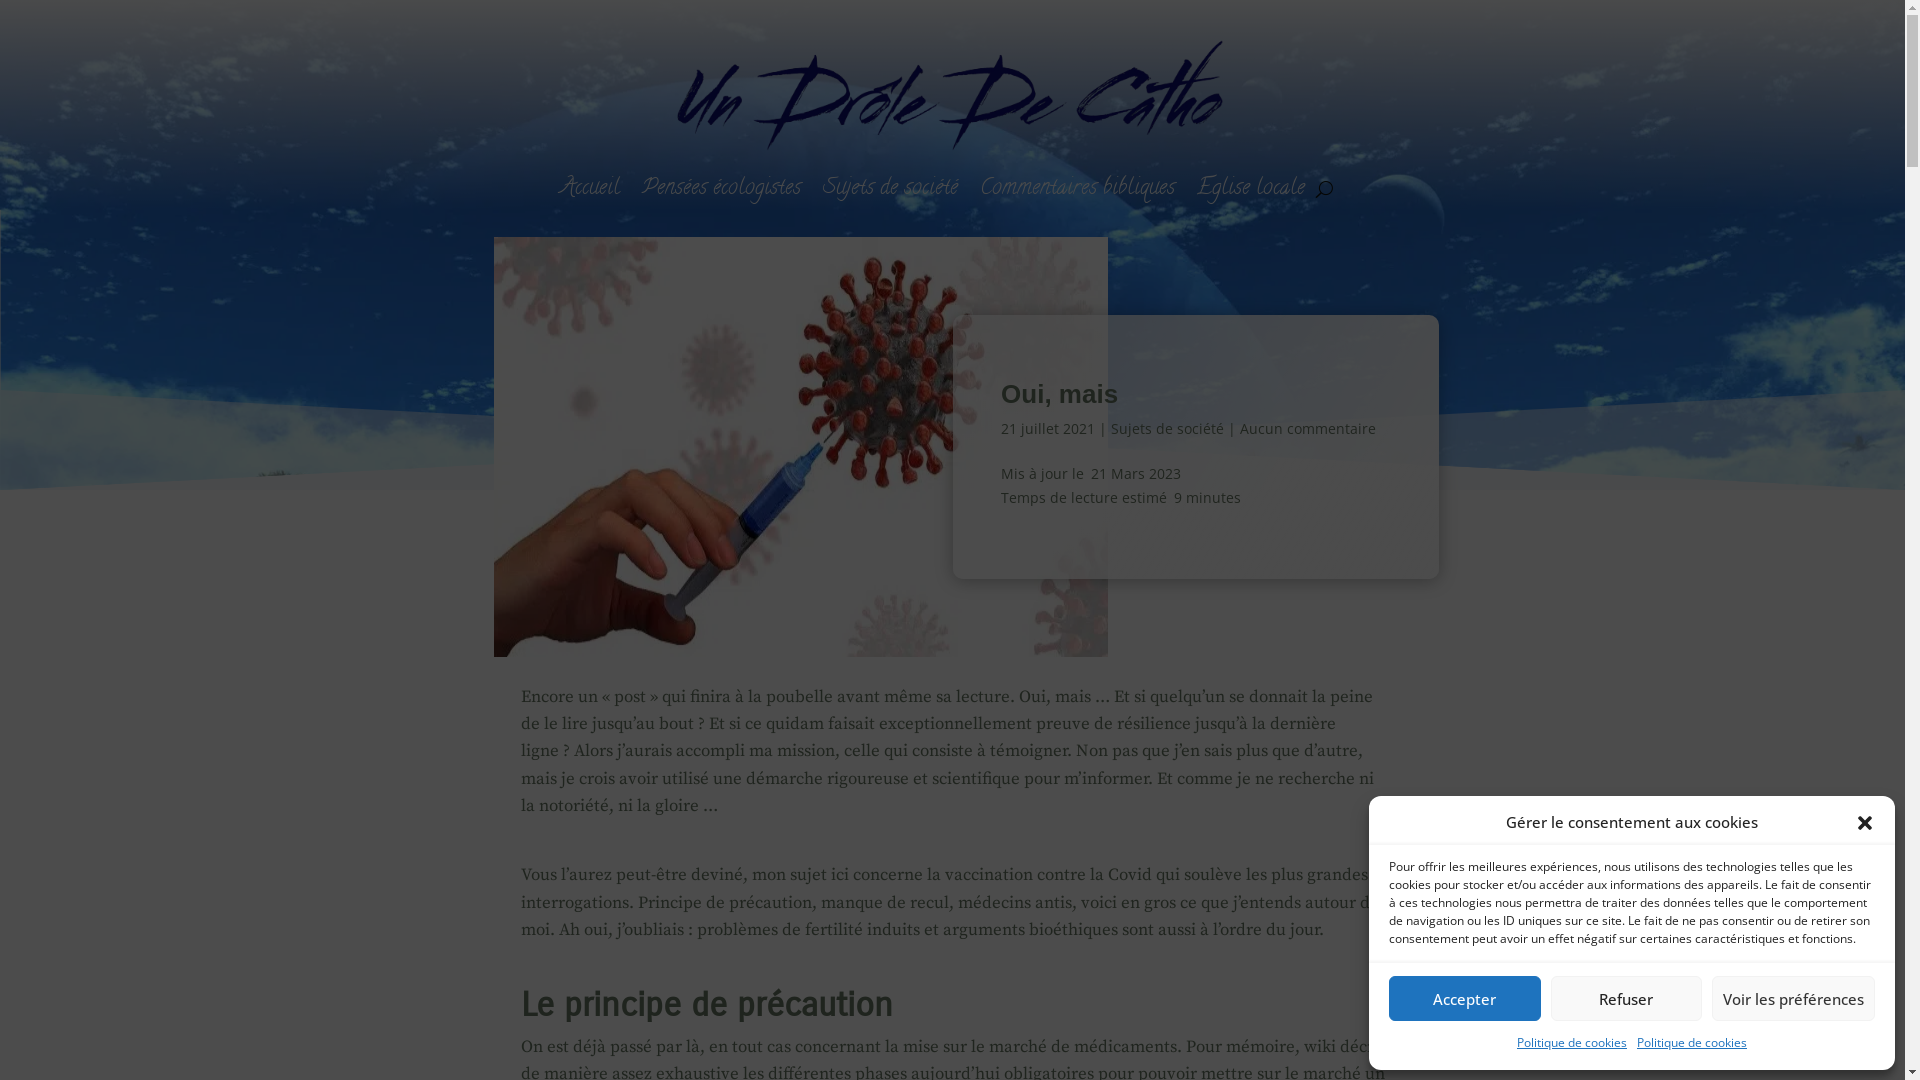 This screenshot has height=1080, width=1920. What do you see at coordinates (589, 189) in the screenshot?
I see `'Accueil'` at bounding box center [589, 189].